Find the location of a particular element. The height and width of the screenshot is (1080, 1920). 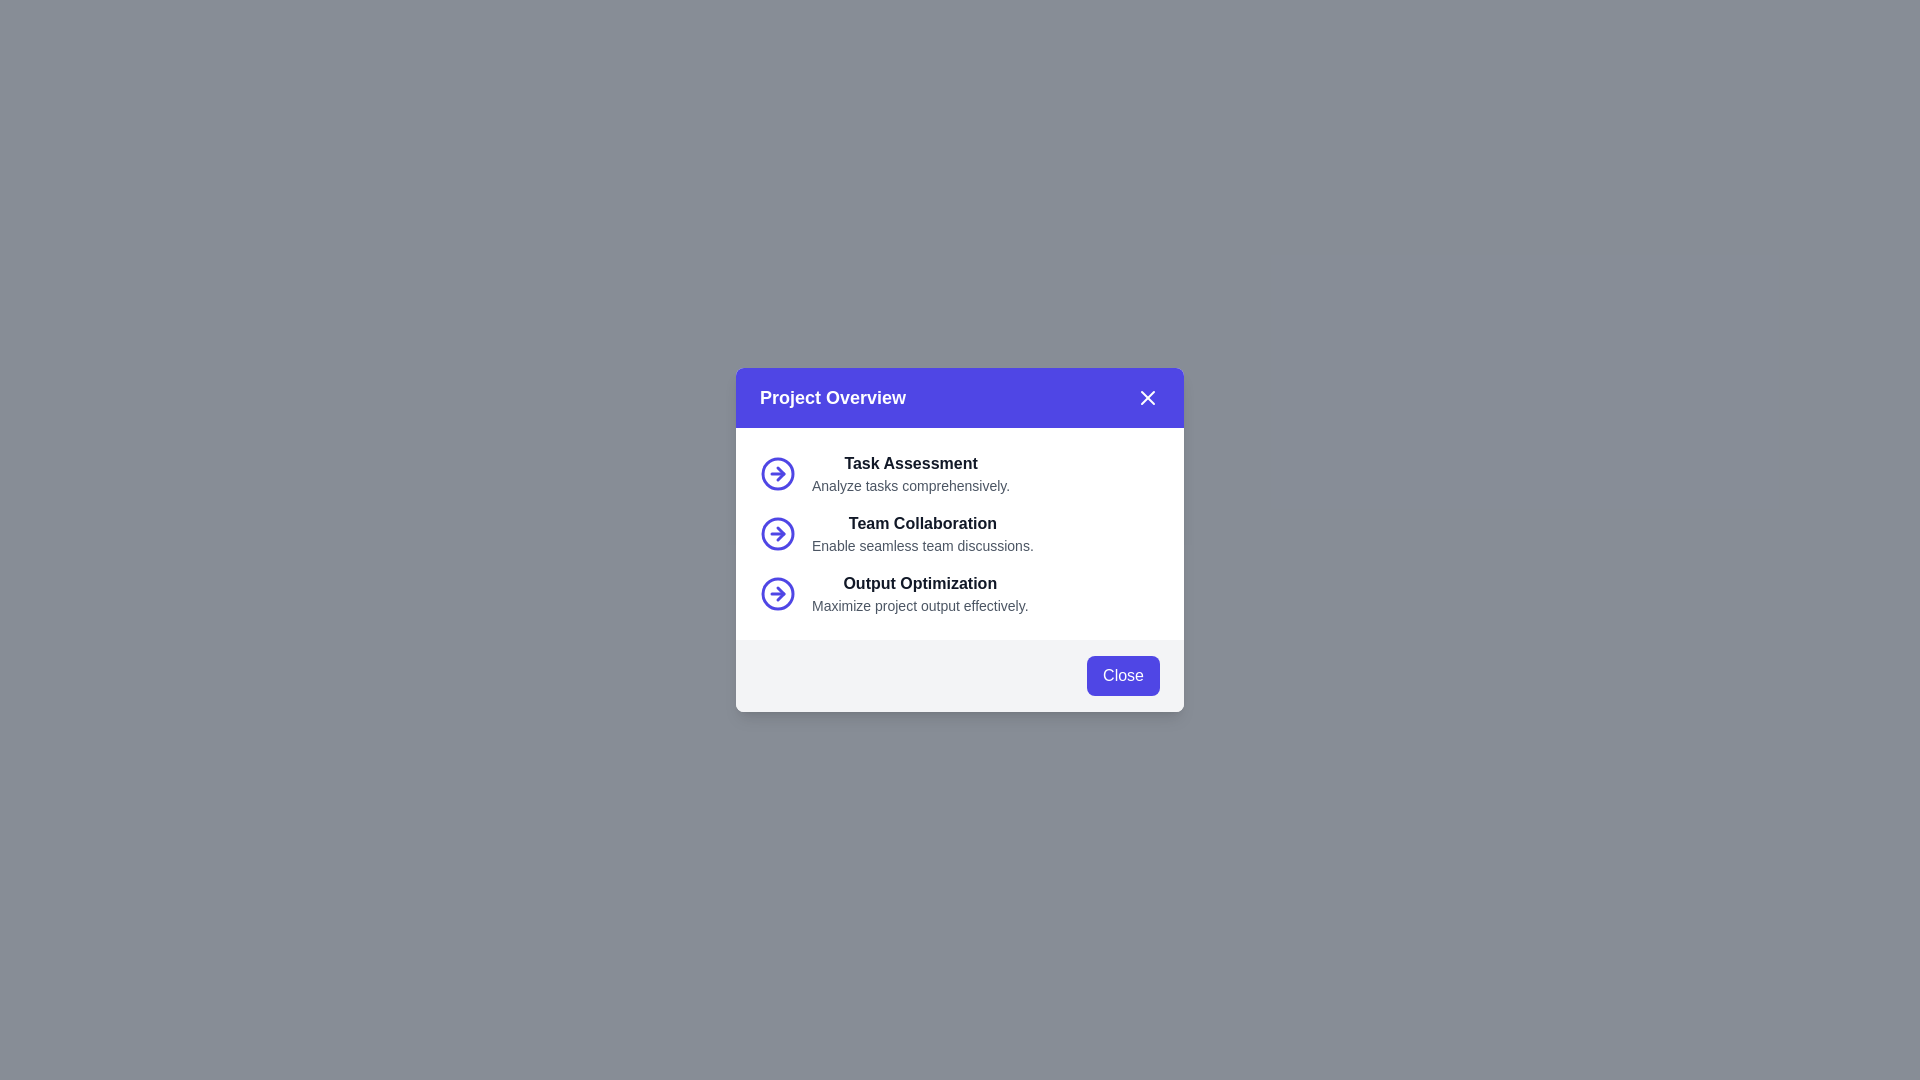

the icon in the 'Team Collaboration' informational section located in the 'Project Overview' modal box, positioned between 'Task Assessment' and 'Output Optimization' is located at coordinates (960, 532).